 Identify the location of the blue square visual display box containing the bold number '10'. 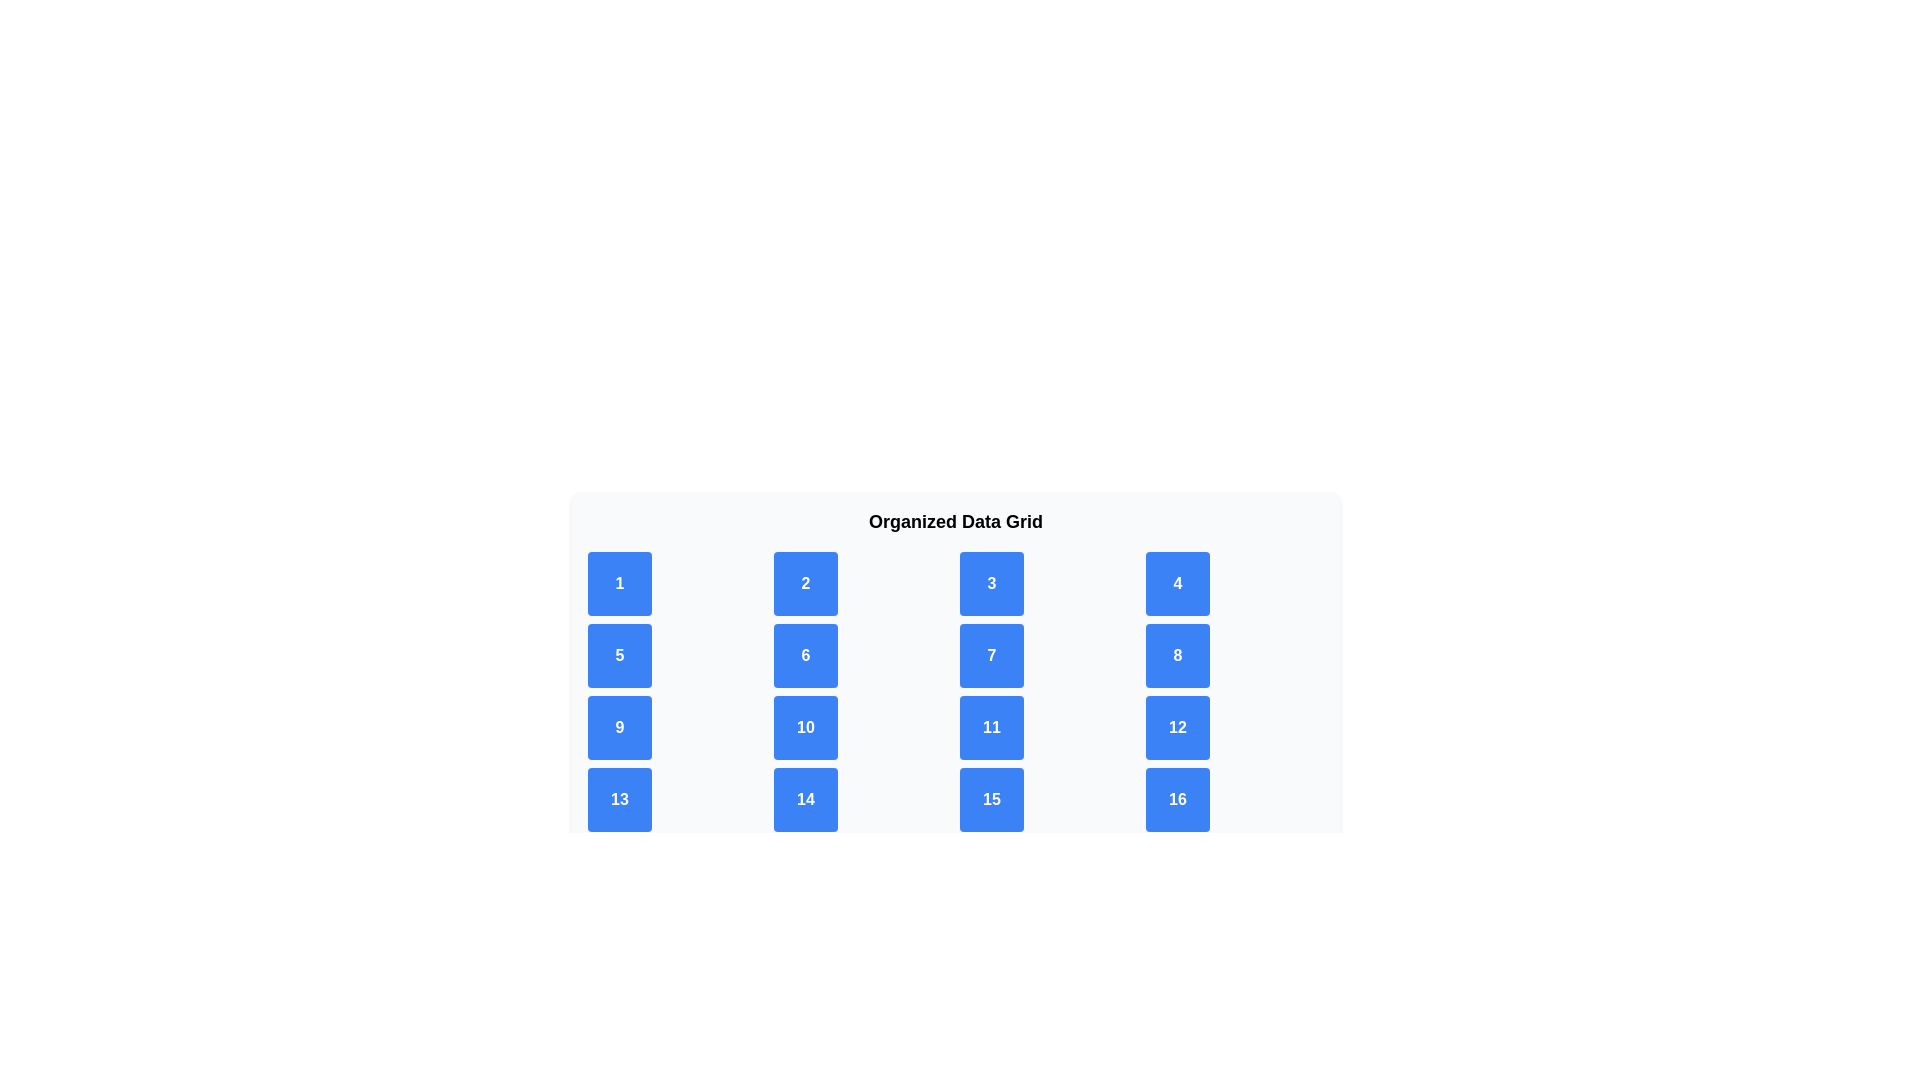
(806, 728).